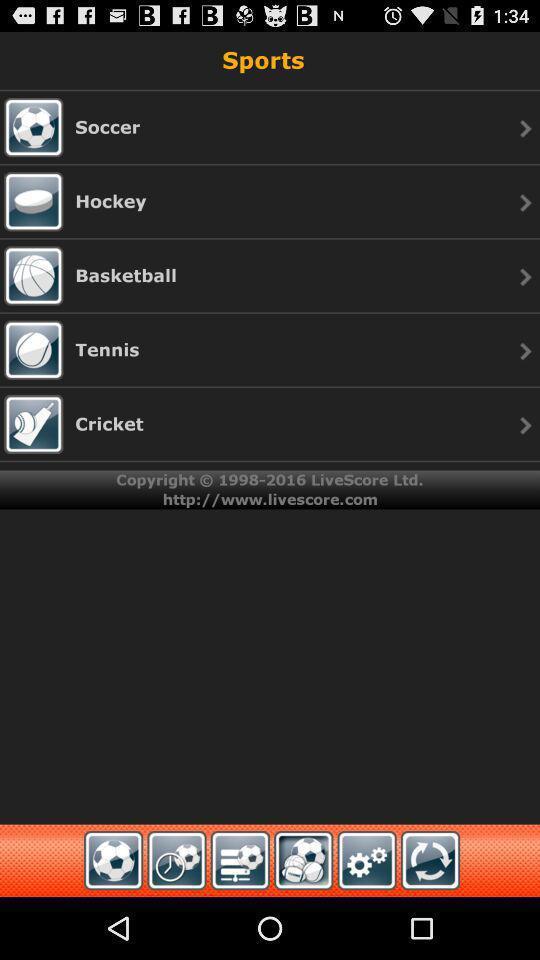 The height and width of the screenshot is (960, 540). Describe the element at coordinates (177, 921) in the screenshot. I see `the time icon` at that location.